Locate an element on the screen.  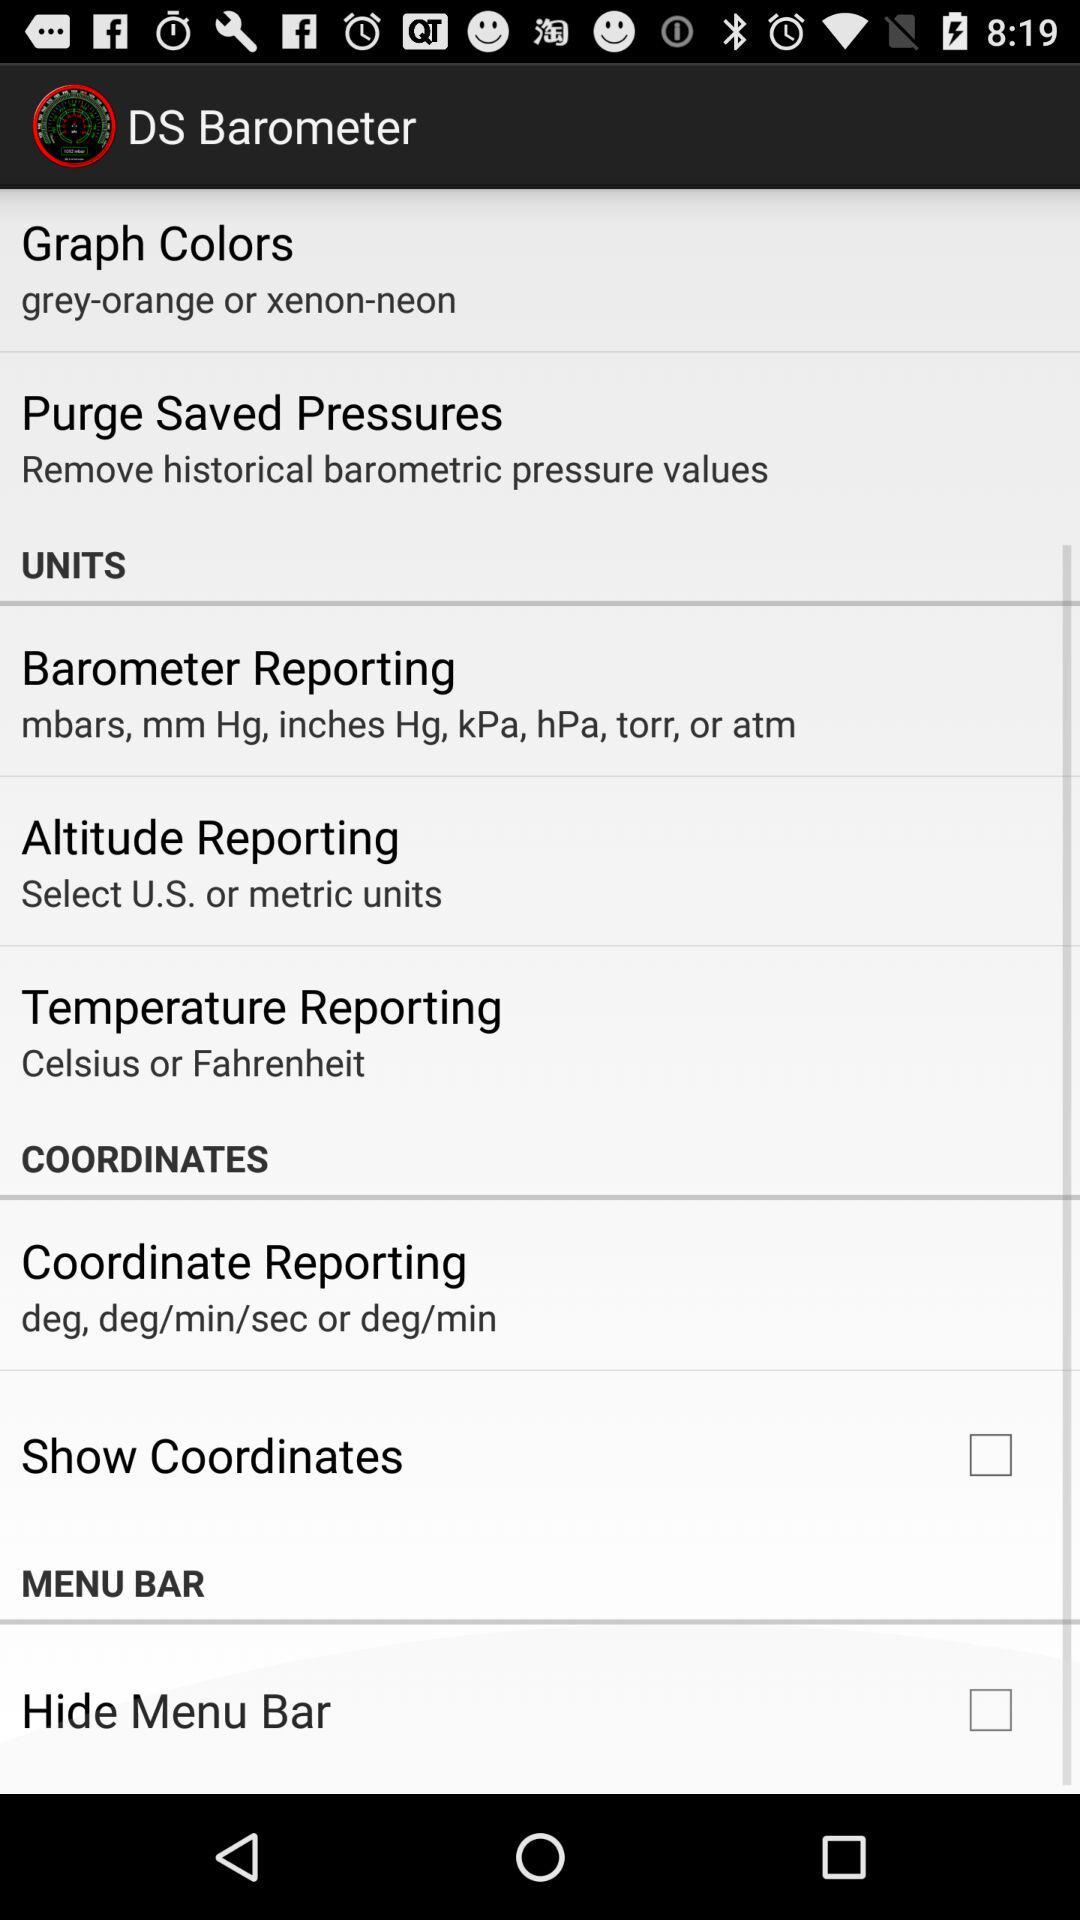
mbars mm hg icon is located at coordinates (407, 722).